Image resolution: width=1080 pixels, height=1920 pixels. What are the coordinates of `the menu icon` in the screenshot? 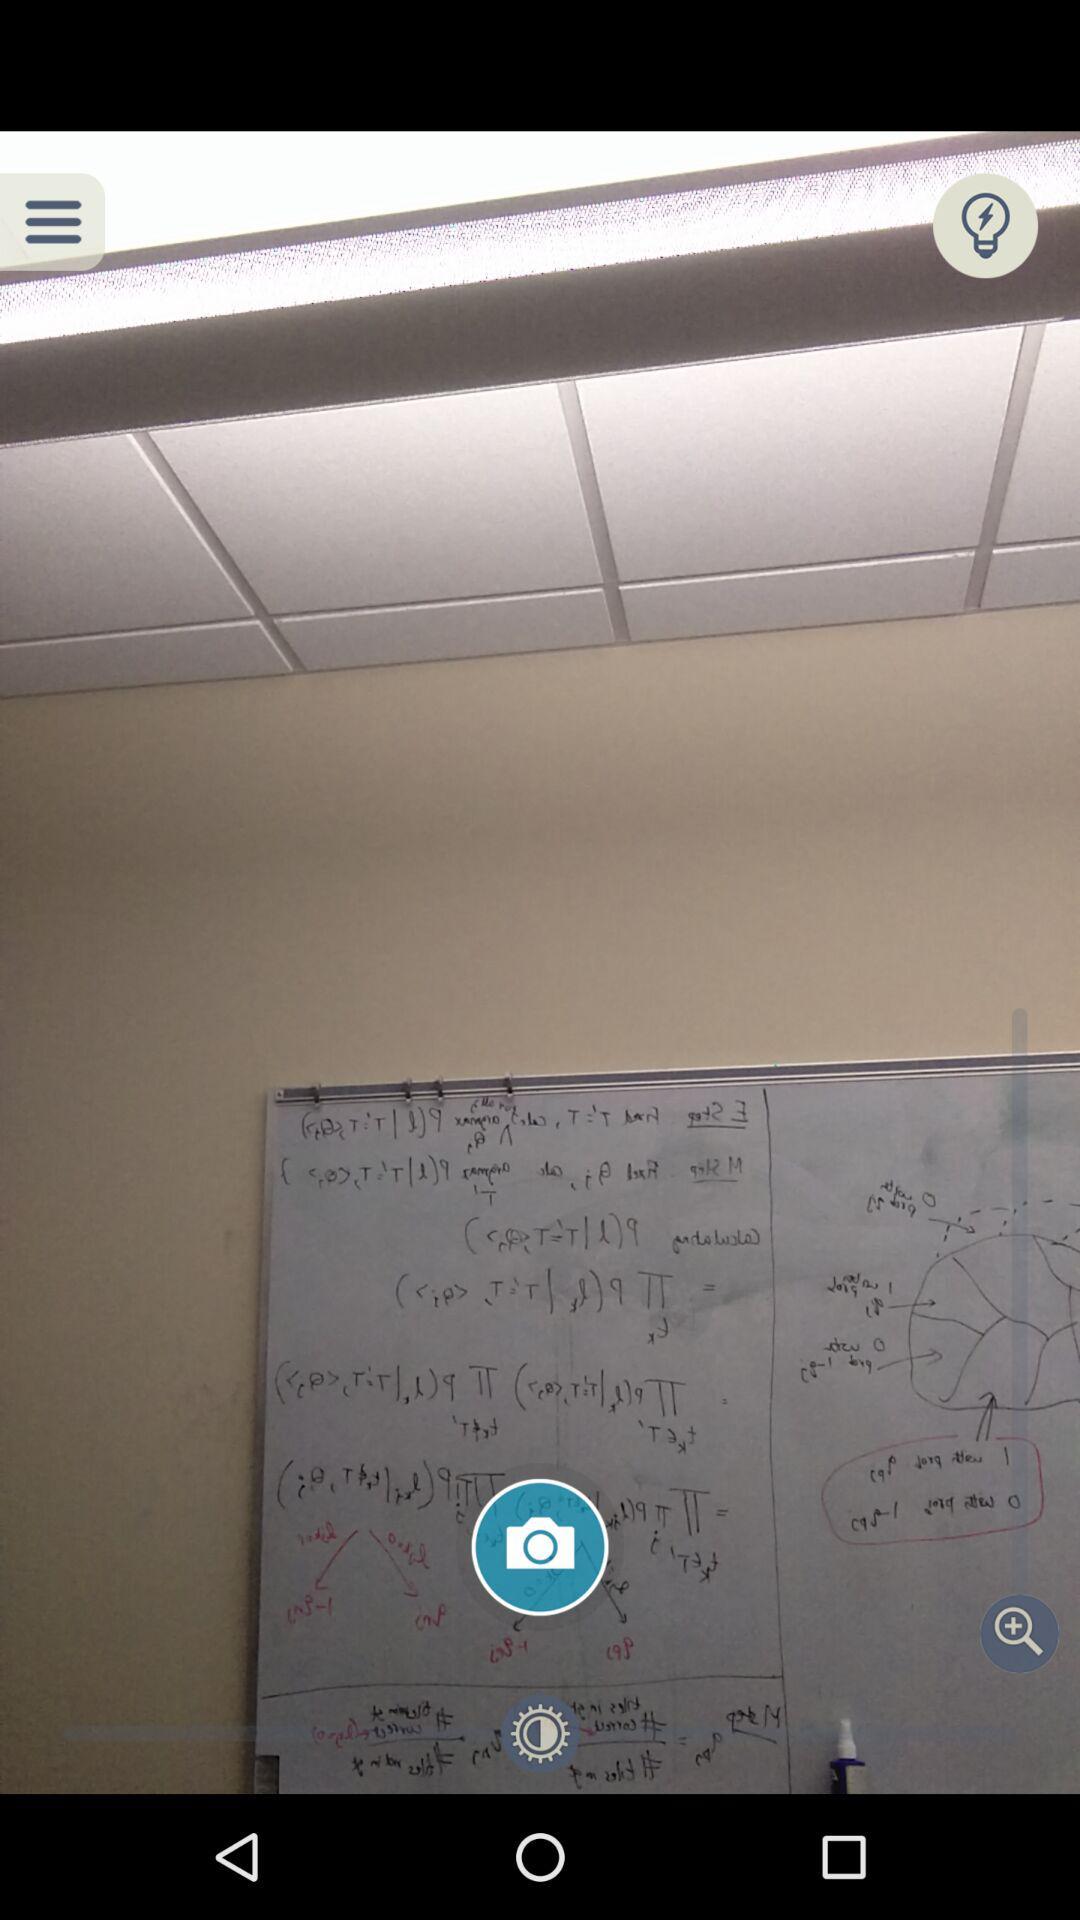 It's located at (51, 221).